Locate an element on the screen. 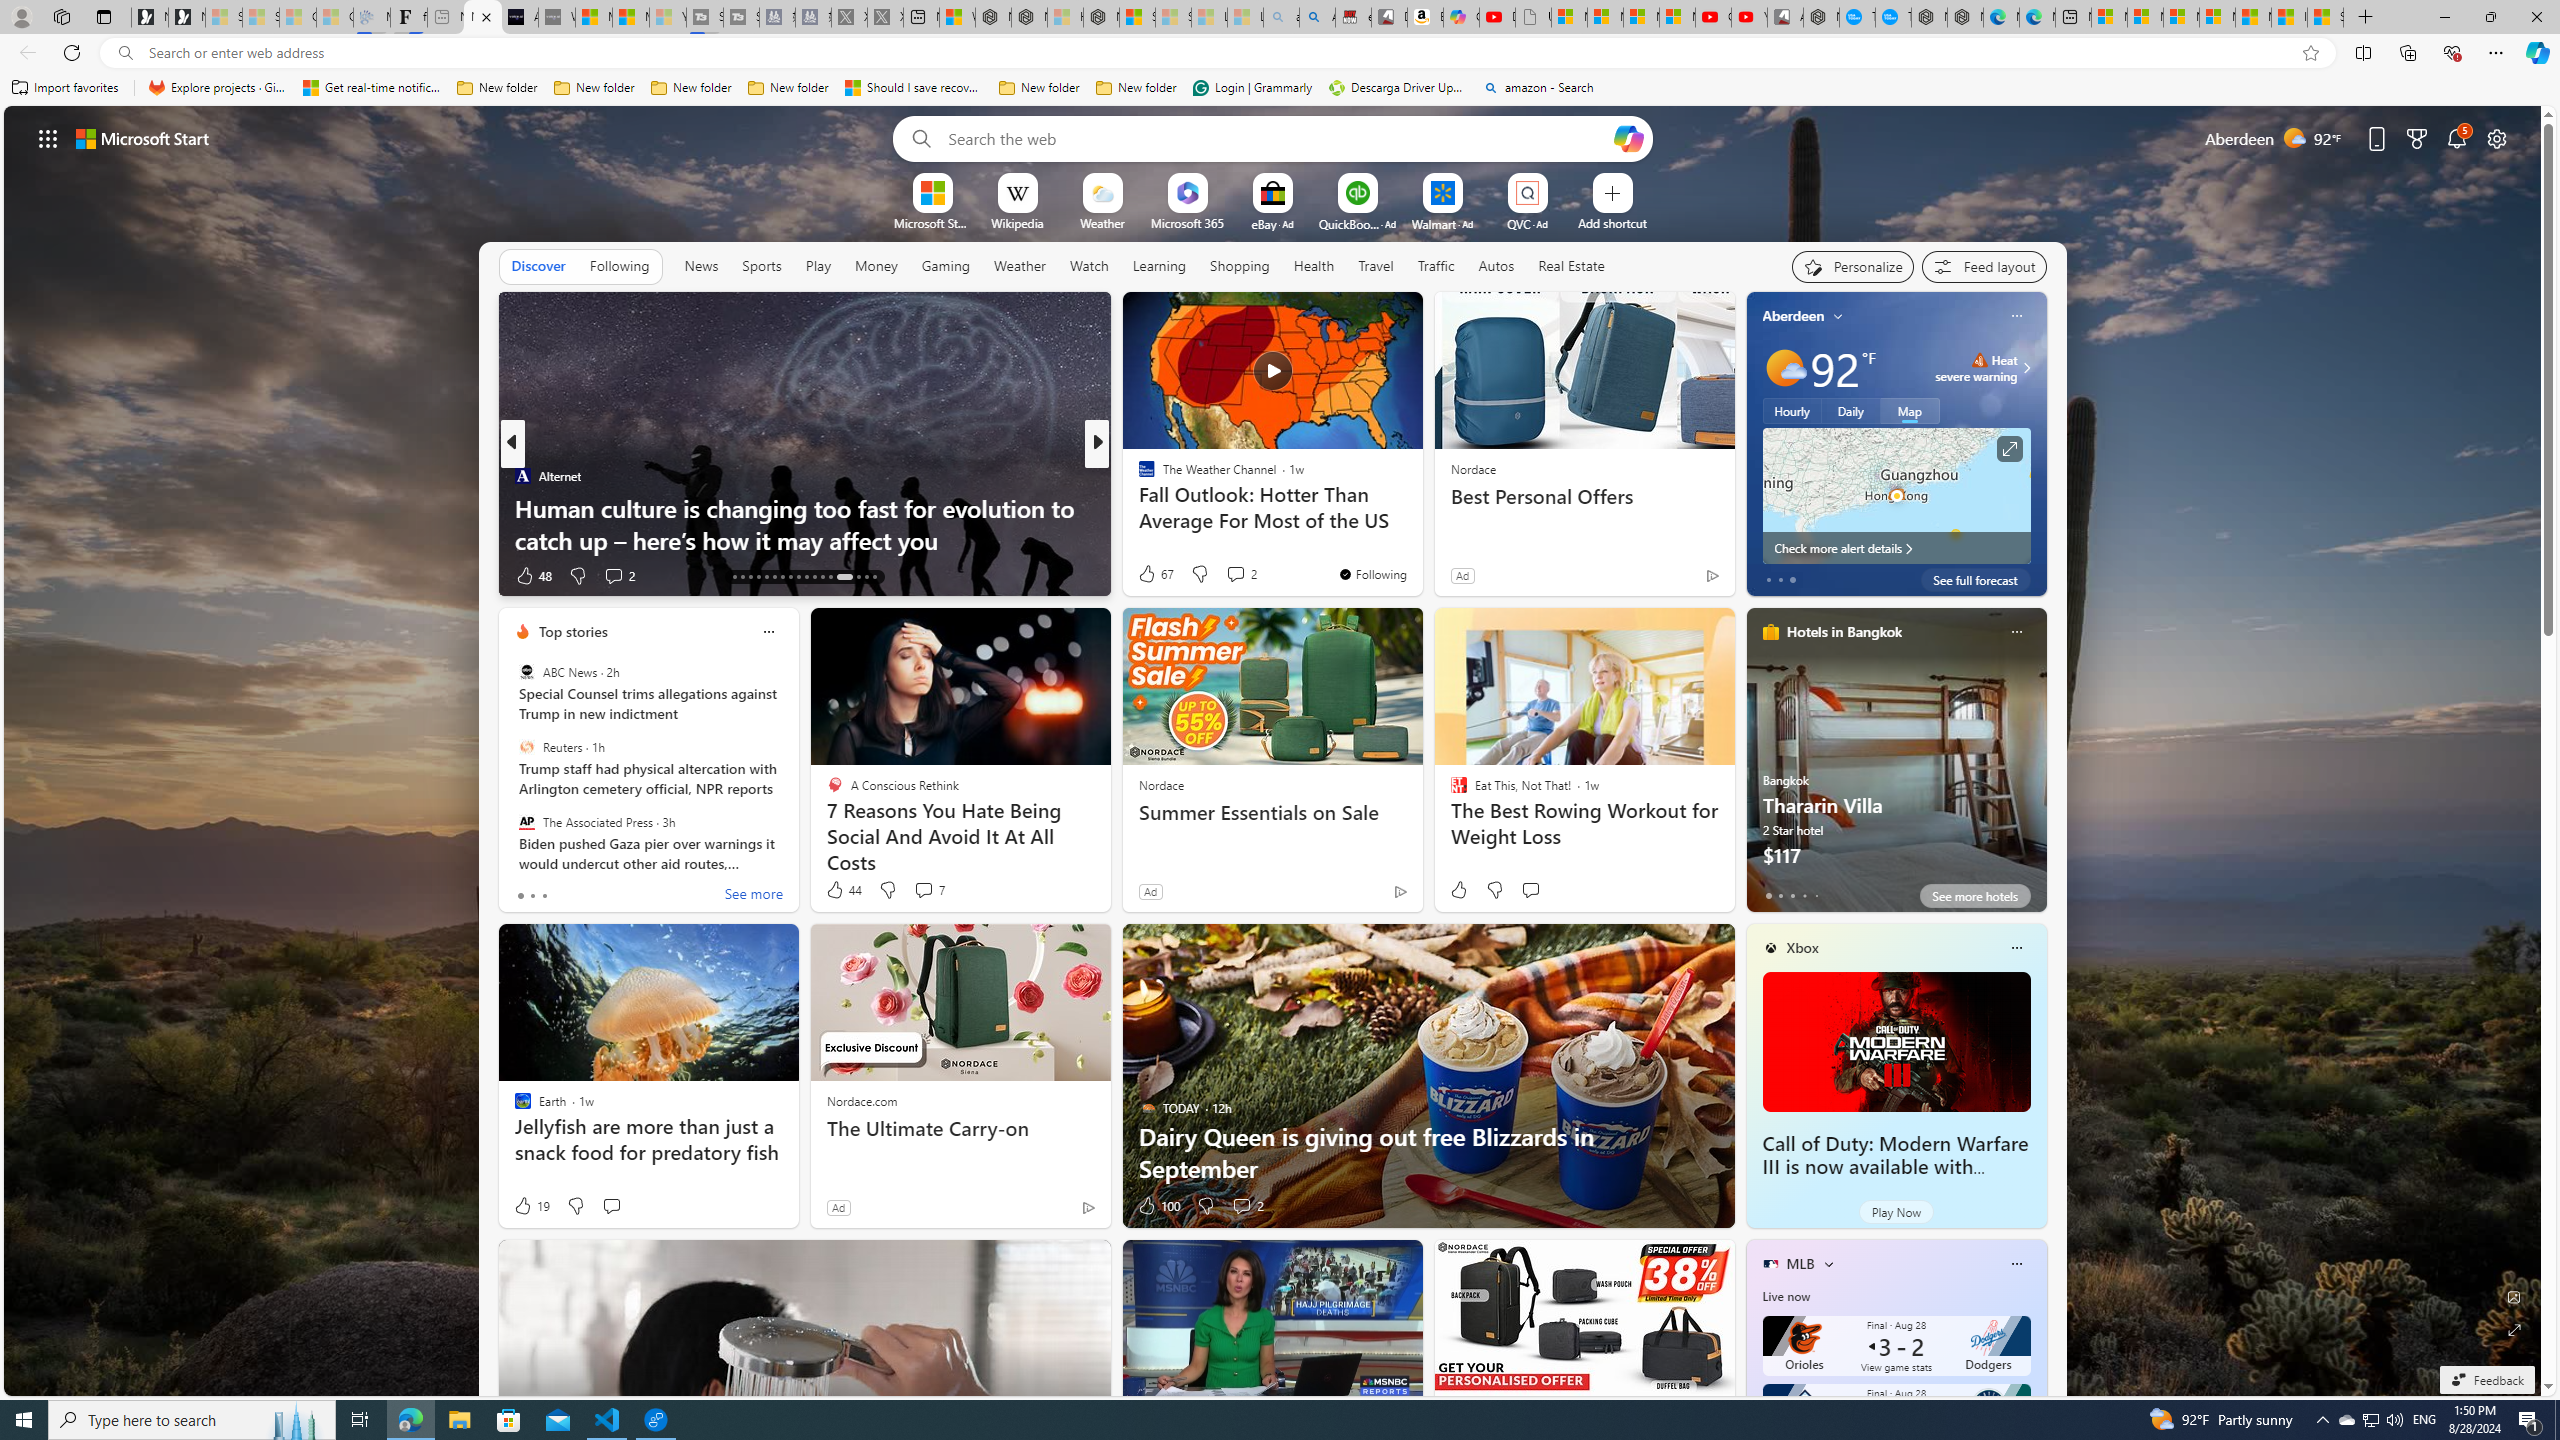  'tab-2' is located at coordinates (1793, 895).